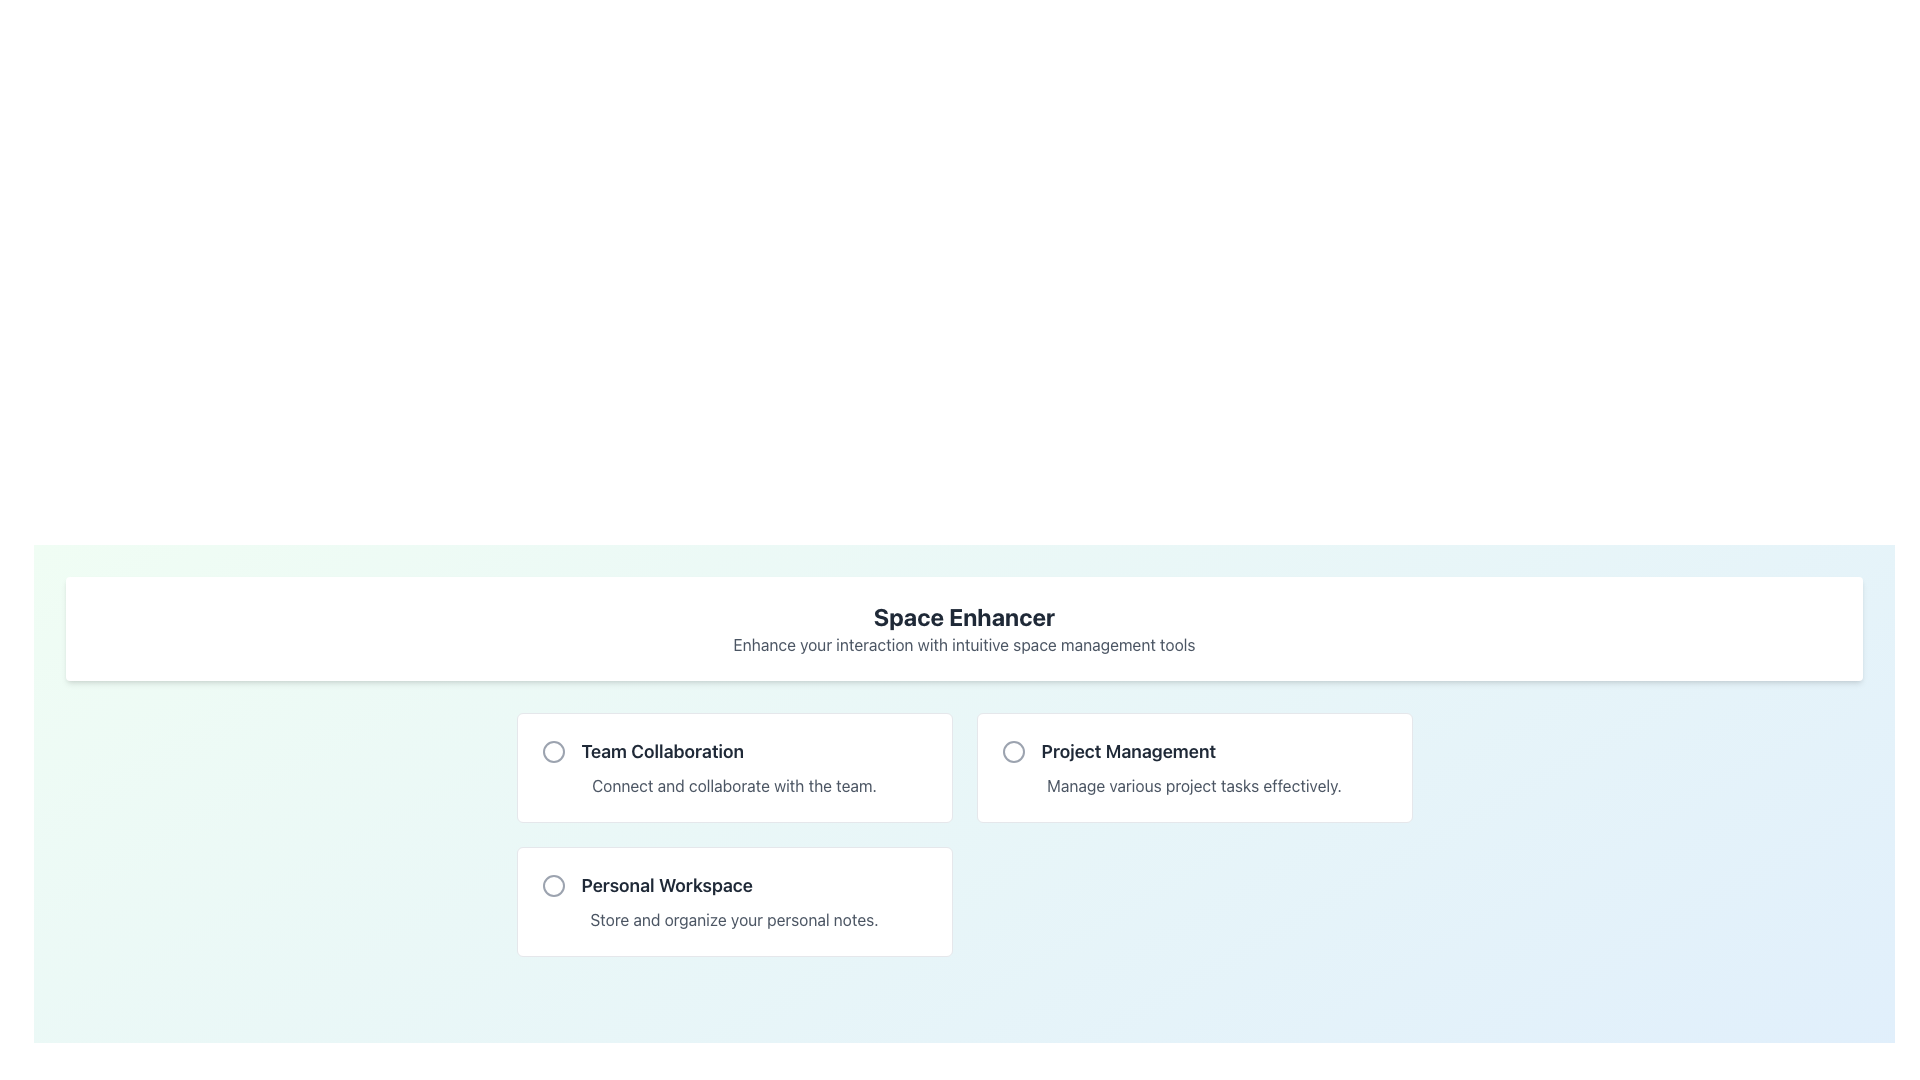 The width and height of the screenshot is (1920, 1080). Describe the element at coordinates (1013, 752) in the screenshot. I see `the decorative circular icon positioned to the left of the 'Project Management' text within its card layout` at that location.